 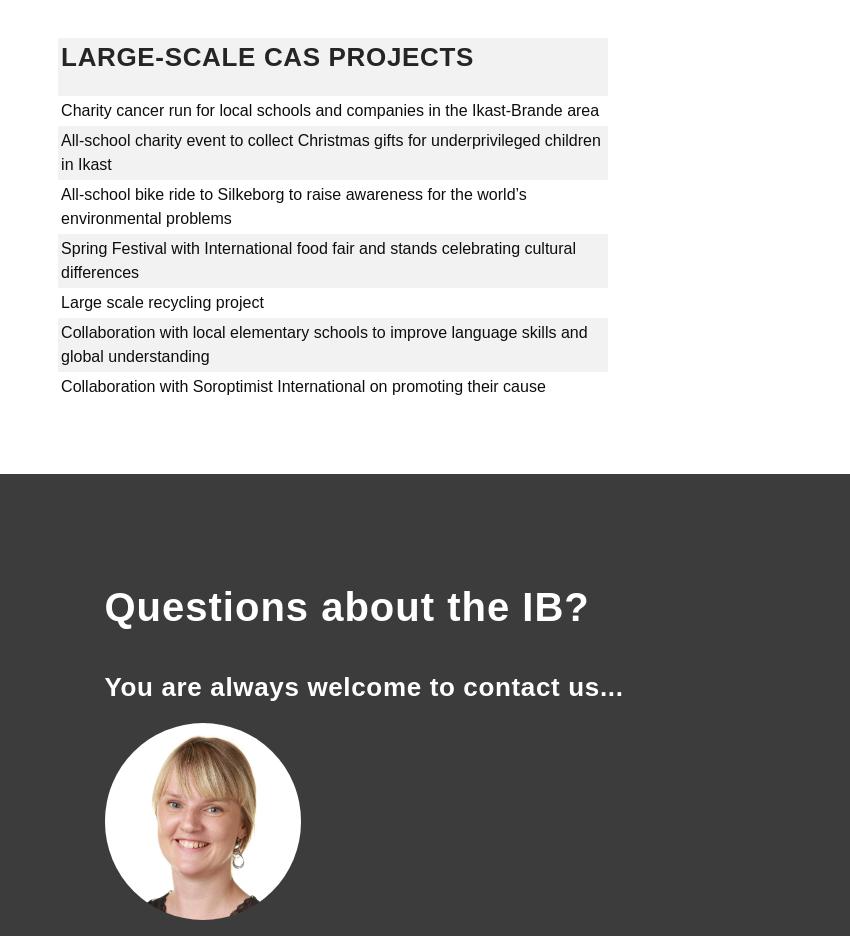 What do you see at coordinates (318, 259) in the screenshot?
I see `'Spring Festival with International food fair and stands celebrating cultural differences'` at bounding box center [318, 259].